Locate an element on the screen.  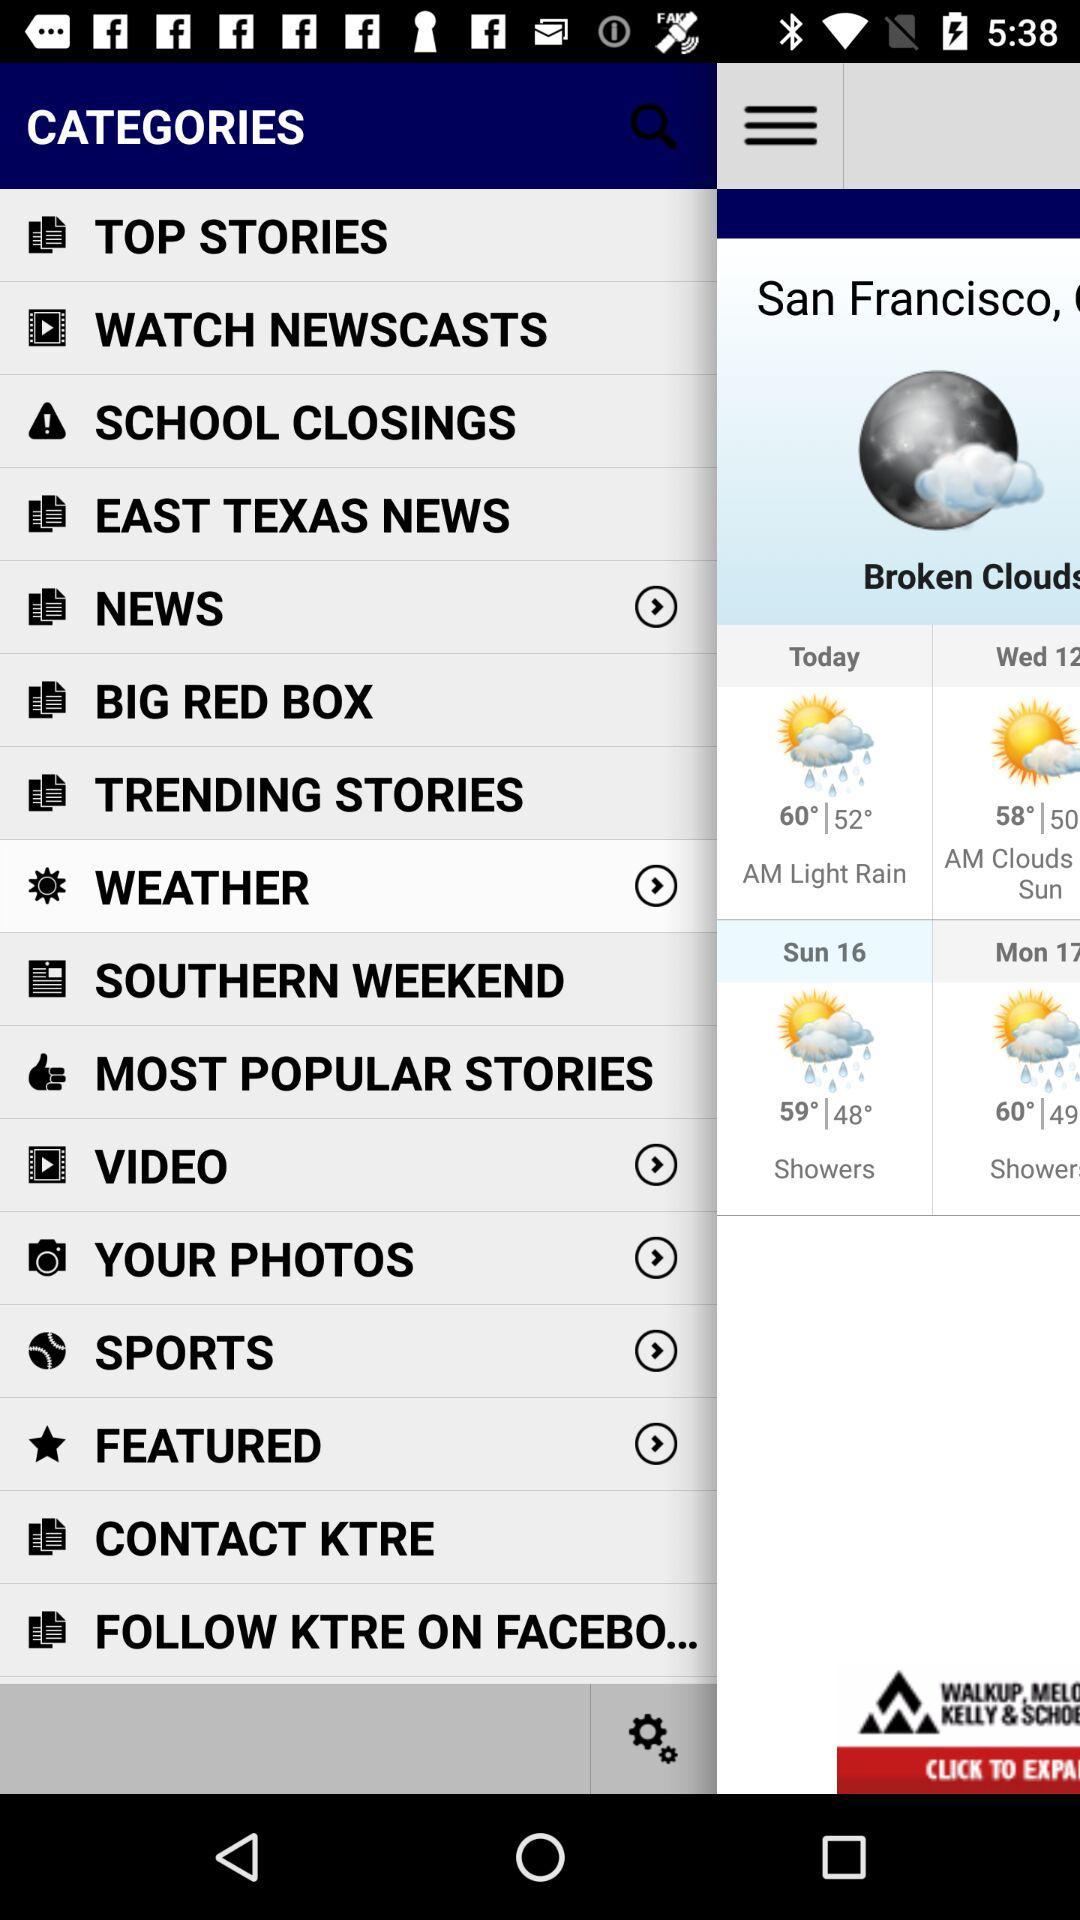
the menu icon is located at coordinates (778, 124).